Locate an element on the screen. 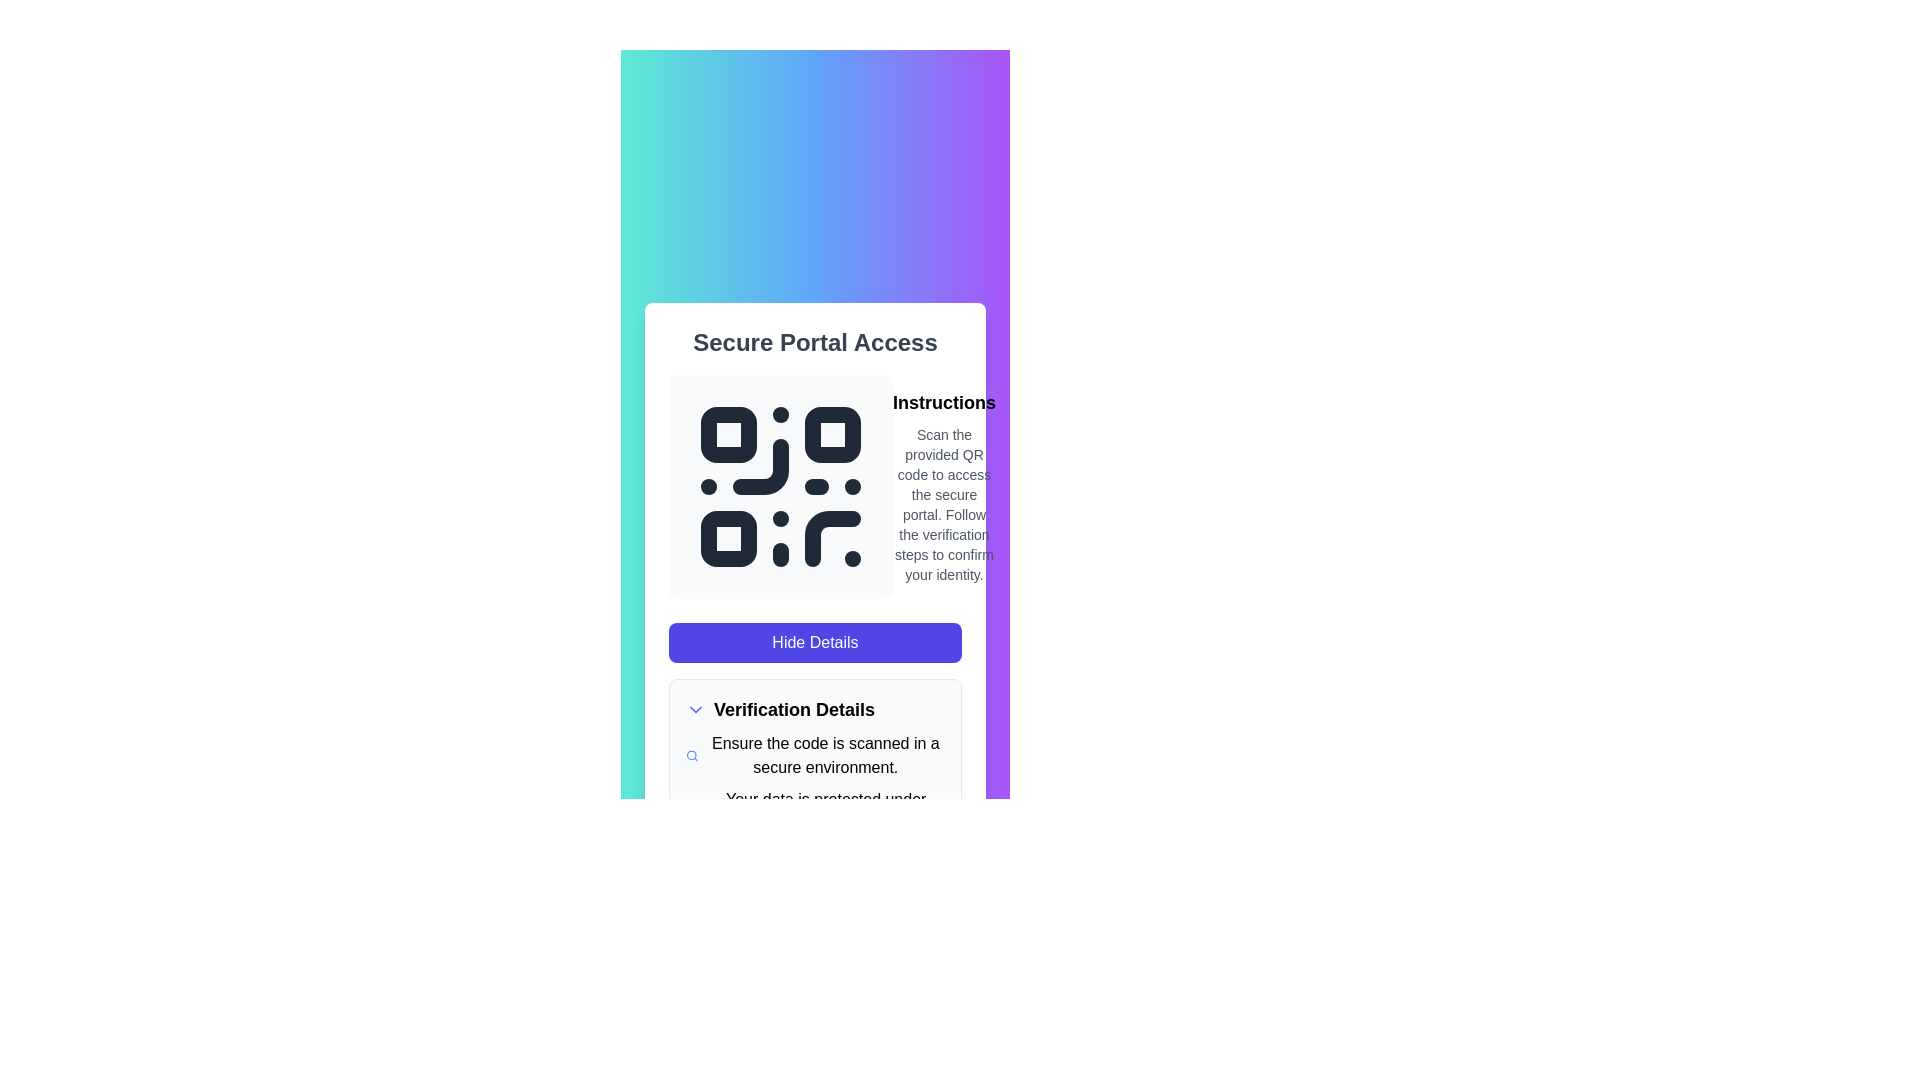  the chevron-down icon representing the toggle for the 'Verification Details' section is located at coordinates (696, 708).